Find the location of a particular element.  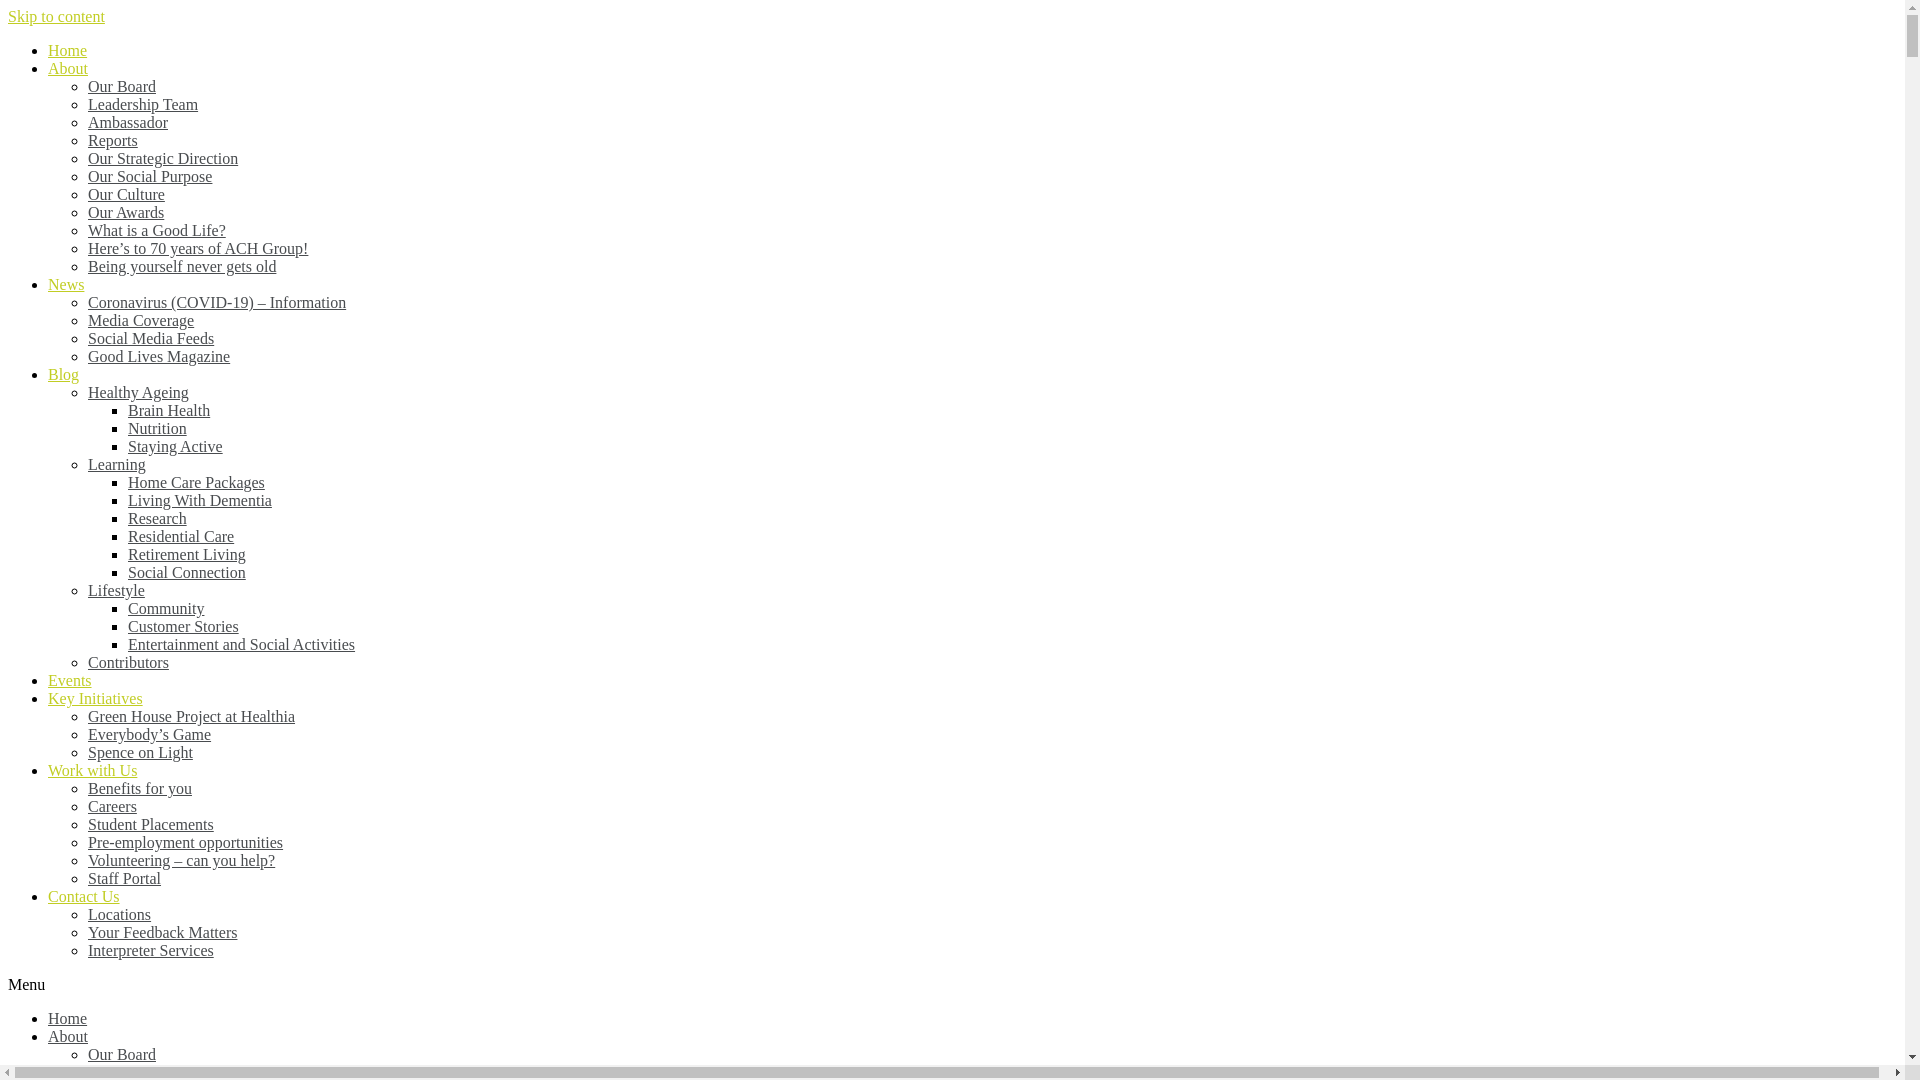

'Contact Us' is located at coordinates (48, 895).